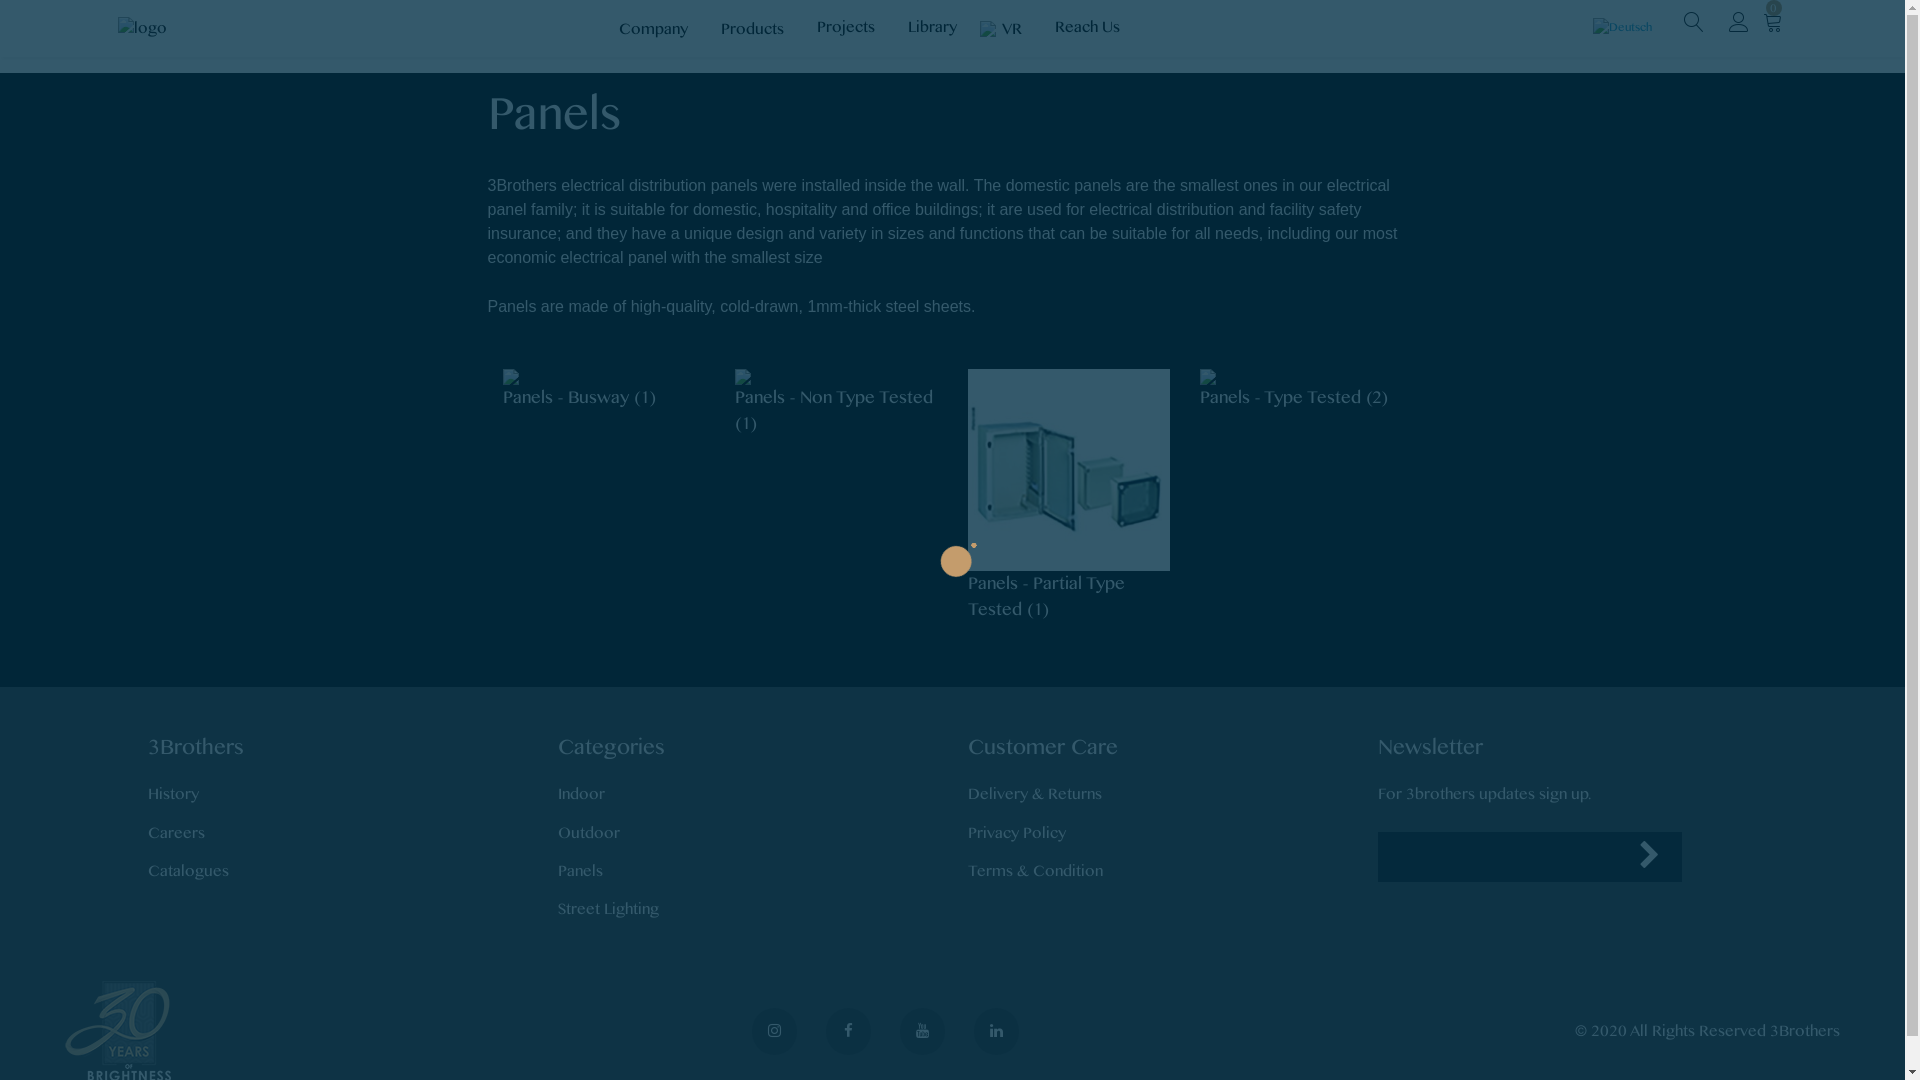 The height and width of the screenshot is (1080, 1920). What do you see at coordinates (141, 28) in the screenshot?
I see `'3Brothersx'` at bounding box center [141, 28].